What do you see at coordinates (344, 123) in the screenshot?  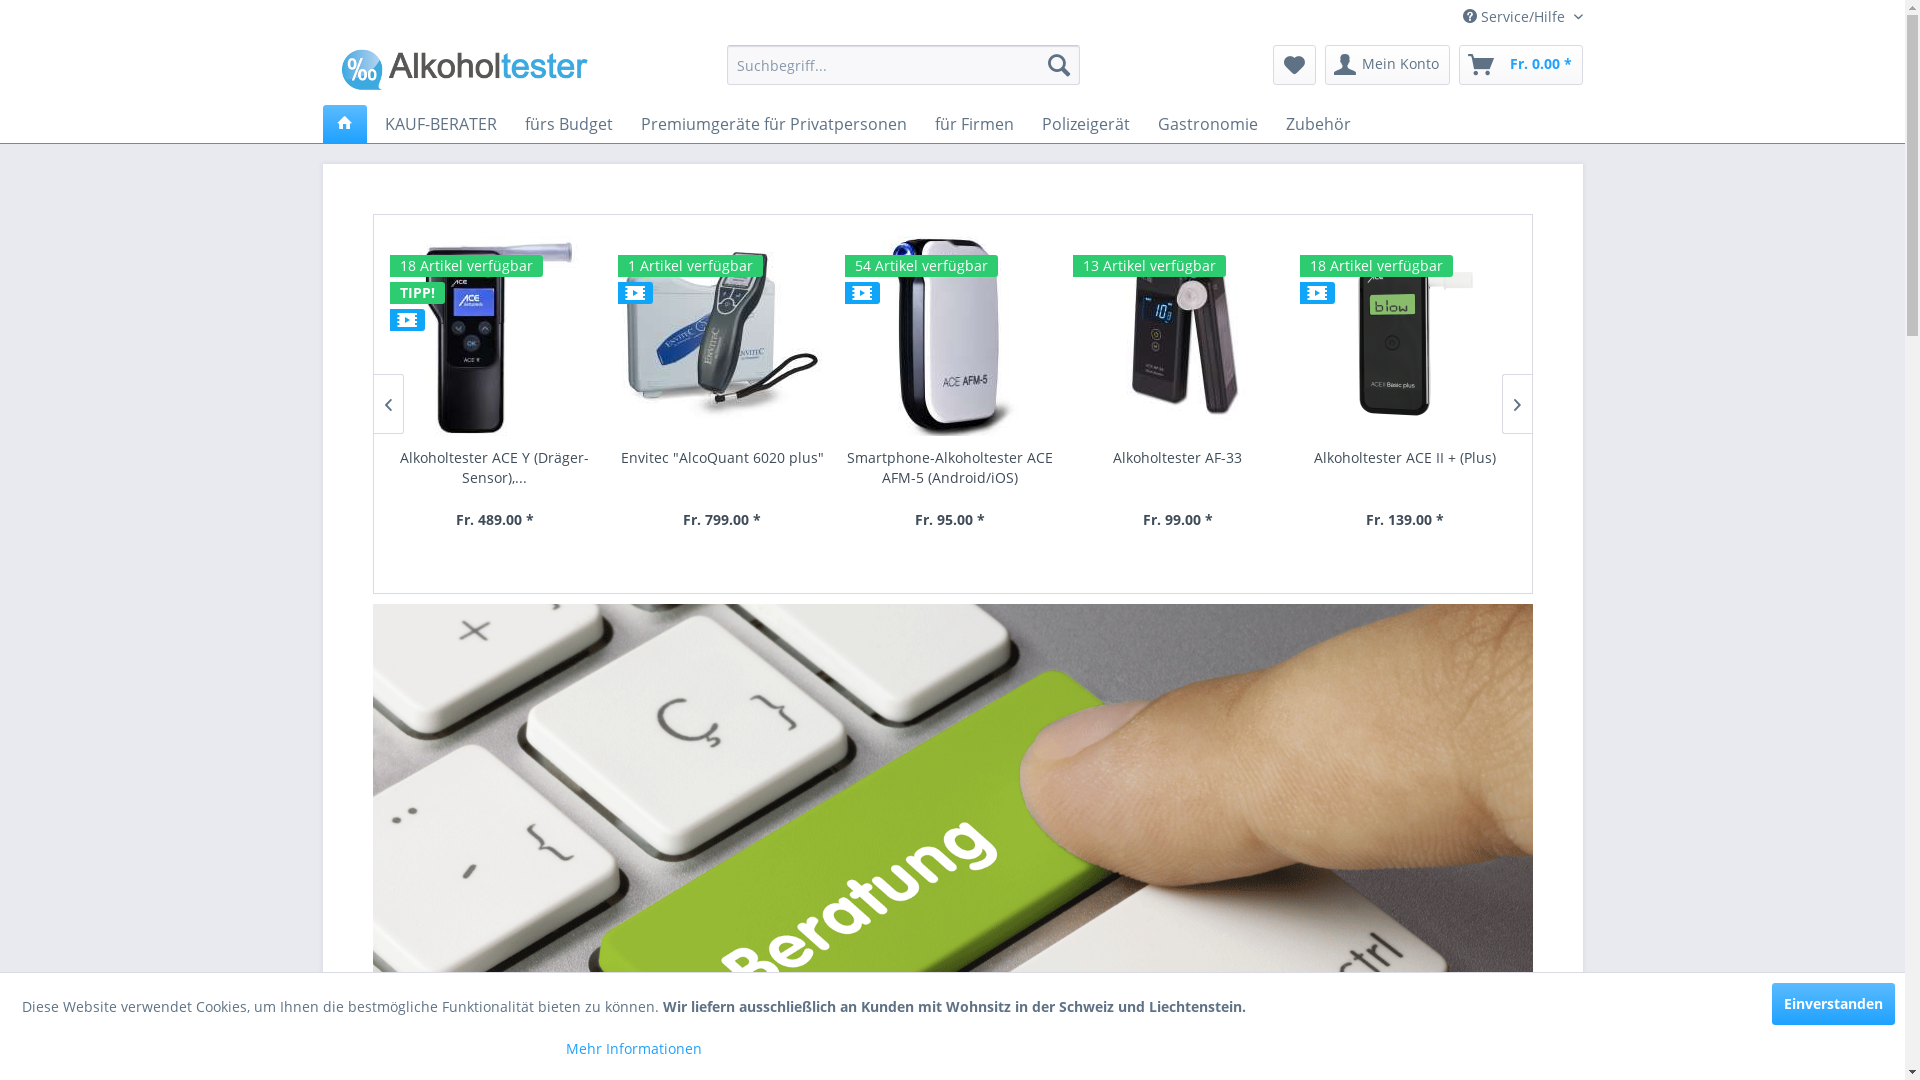 I see `'Home'` at bounding box center [344, 123].